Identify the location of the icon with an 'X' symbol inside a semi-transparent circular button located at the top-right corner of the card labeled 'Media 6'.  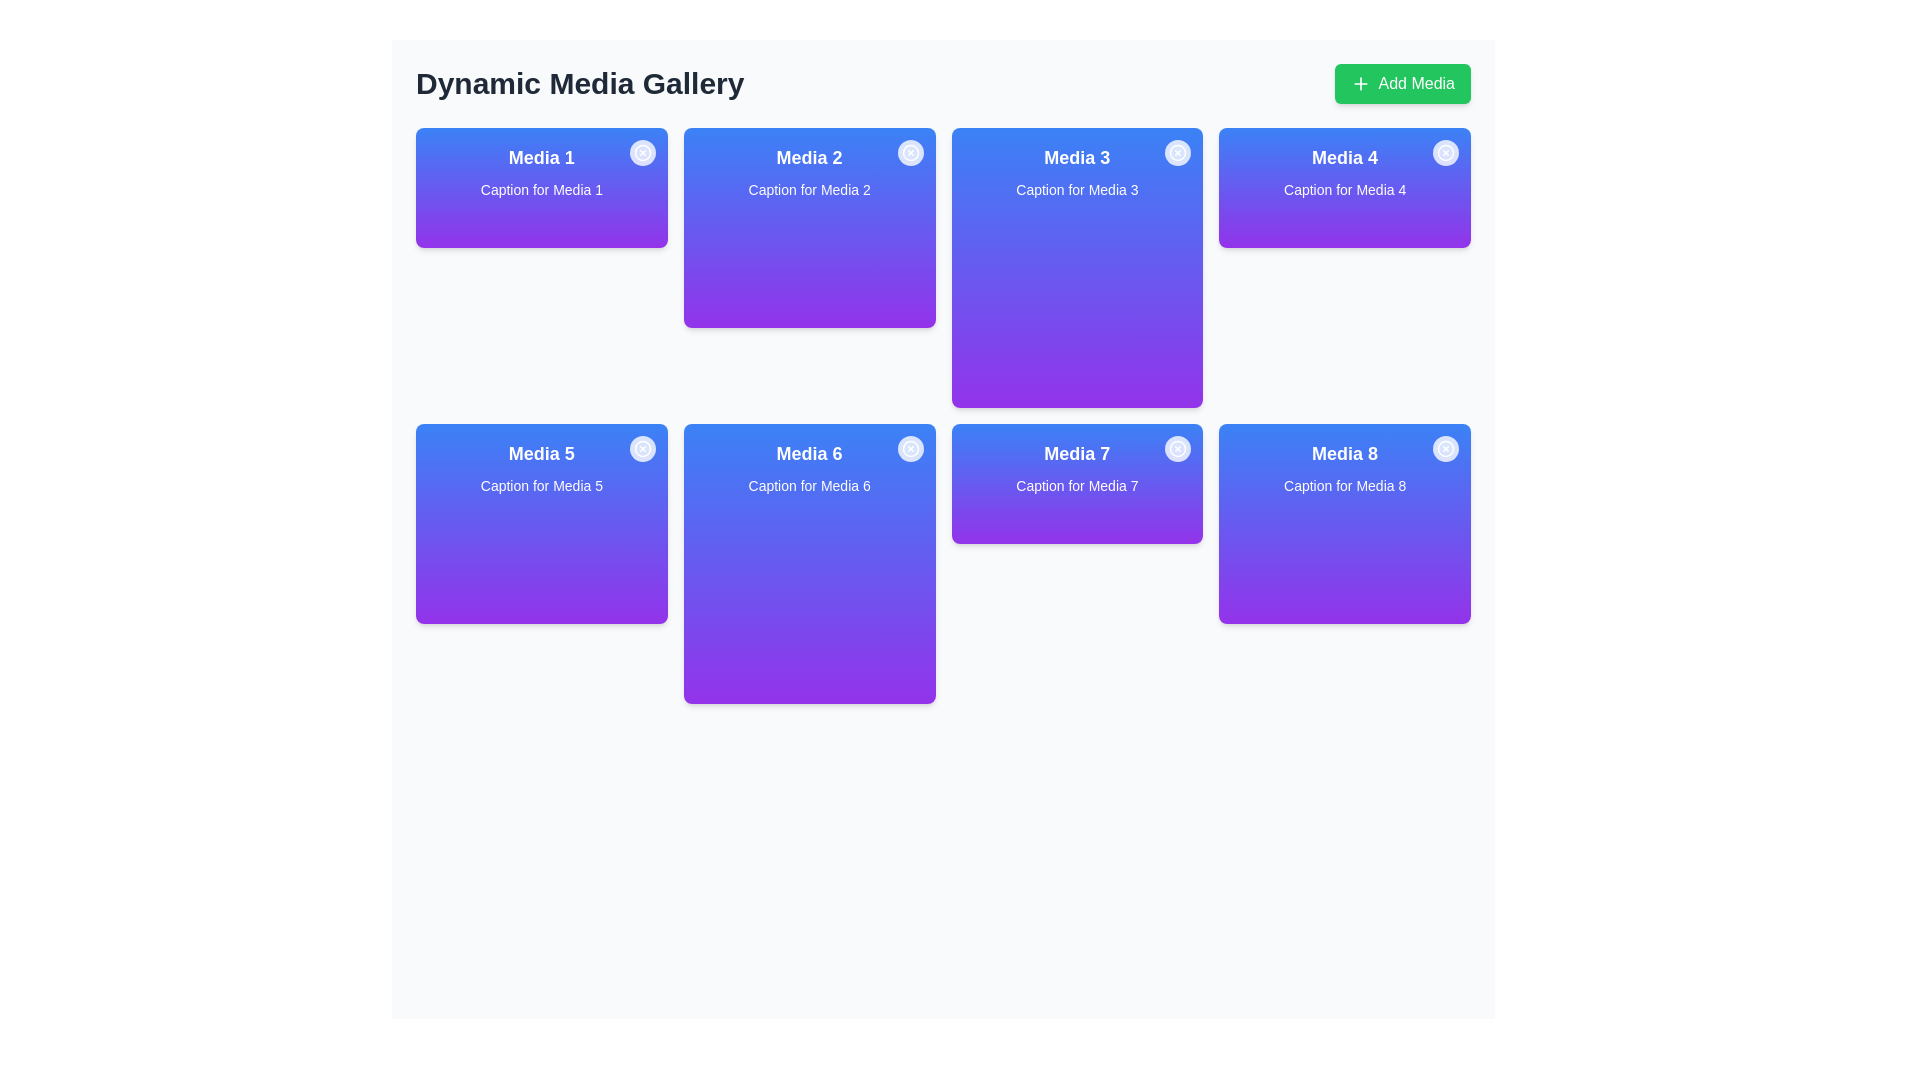
(909, 447).